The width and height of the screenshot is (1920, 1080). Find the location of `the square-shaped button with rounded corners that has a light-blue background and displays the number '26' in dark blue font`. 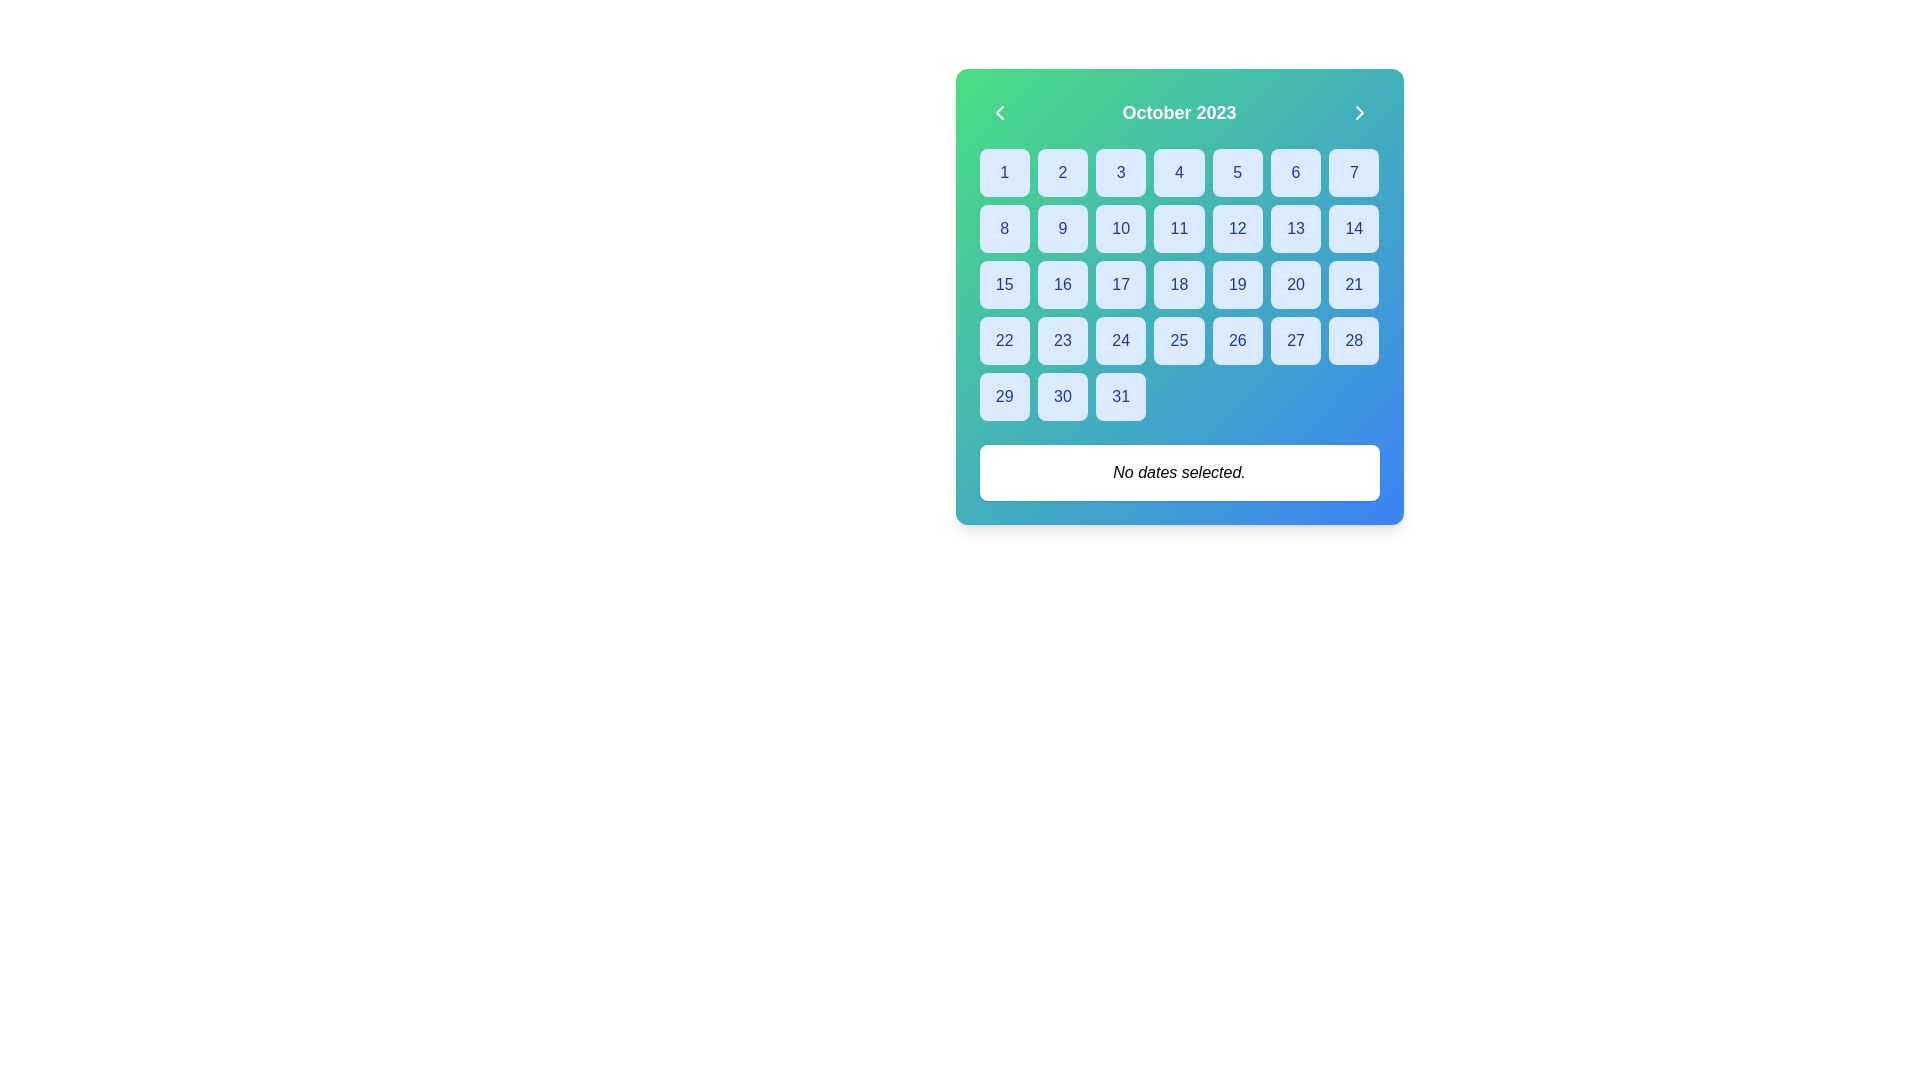

the square-shaped button with rounded corners that has a light-blue background and displays the number '26' in dark blue font is located at coordinates (1236, 339).